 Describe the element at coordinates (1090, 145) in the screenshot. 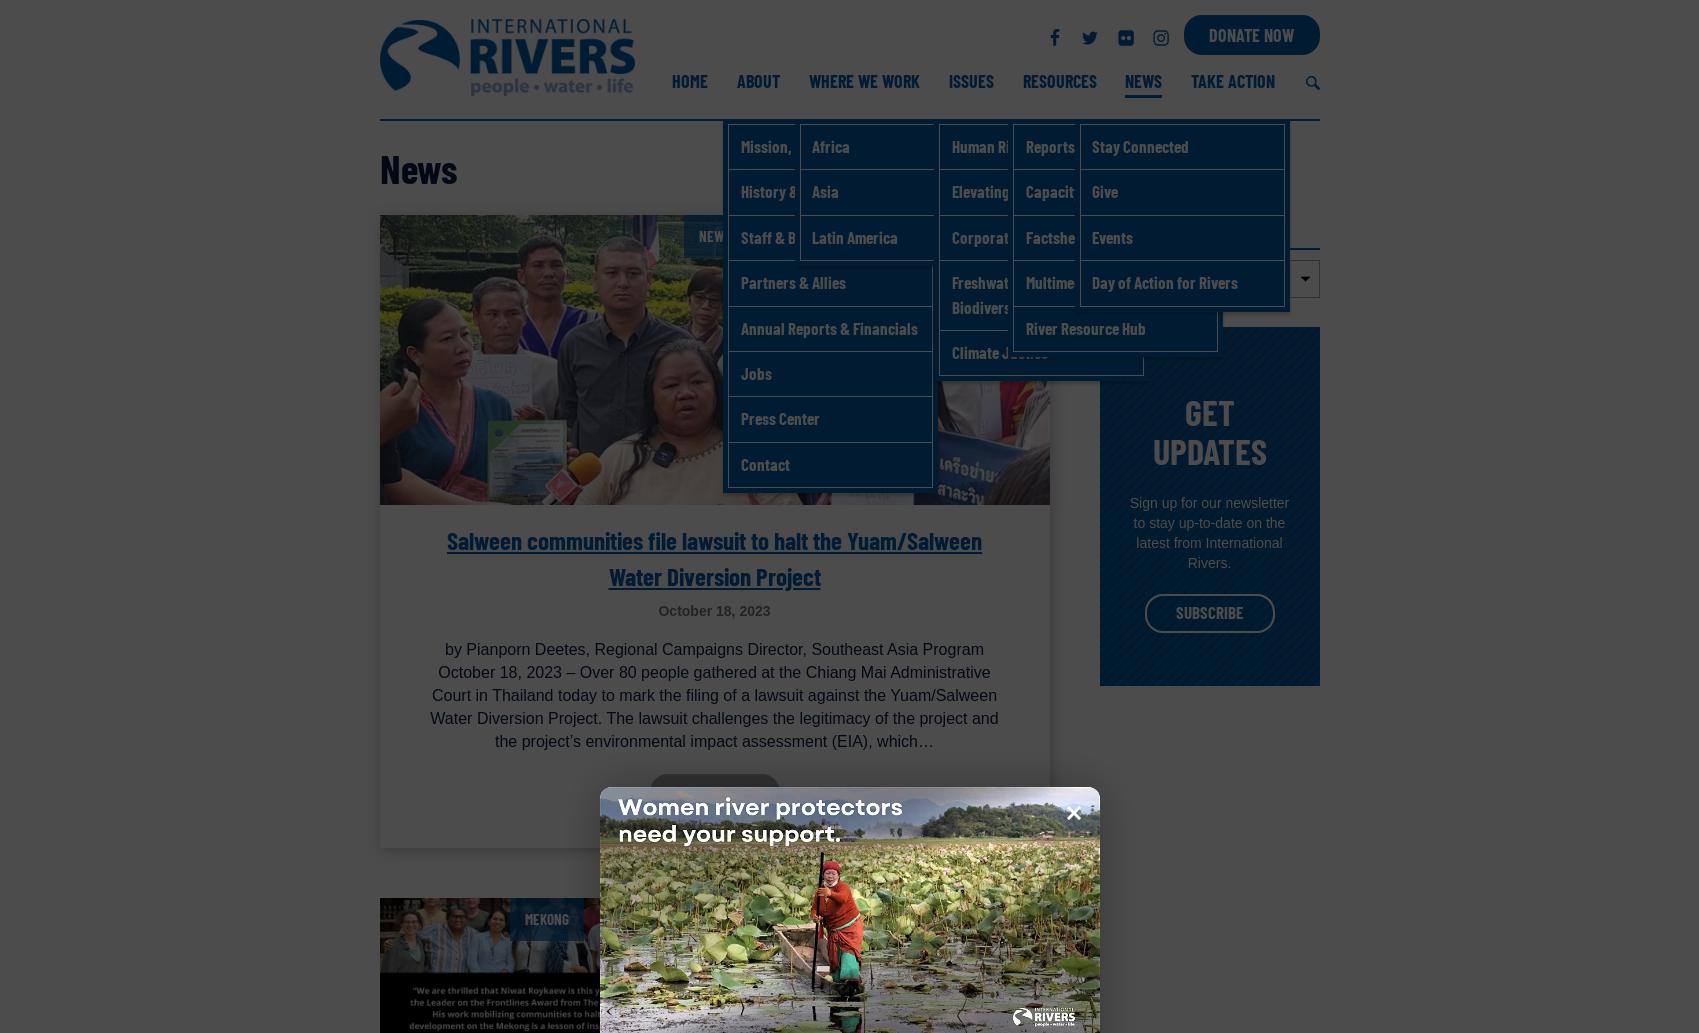

I see `'Stay Connected'` at that location.